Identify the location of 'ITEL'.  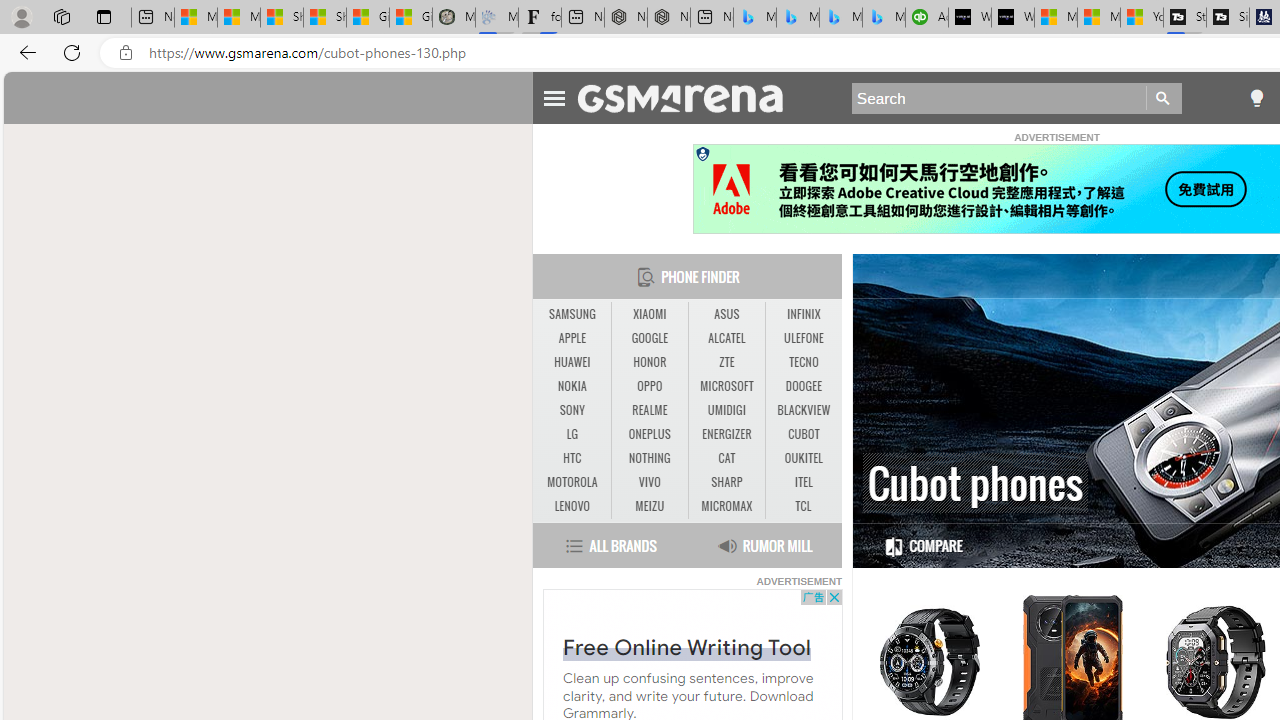
(803, 483).